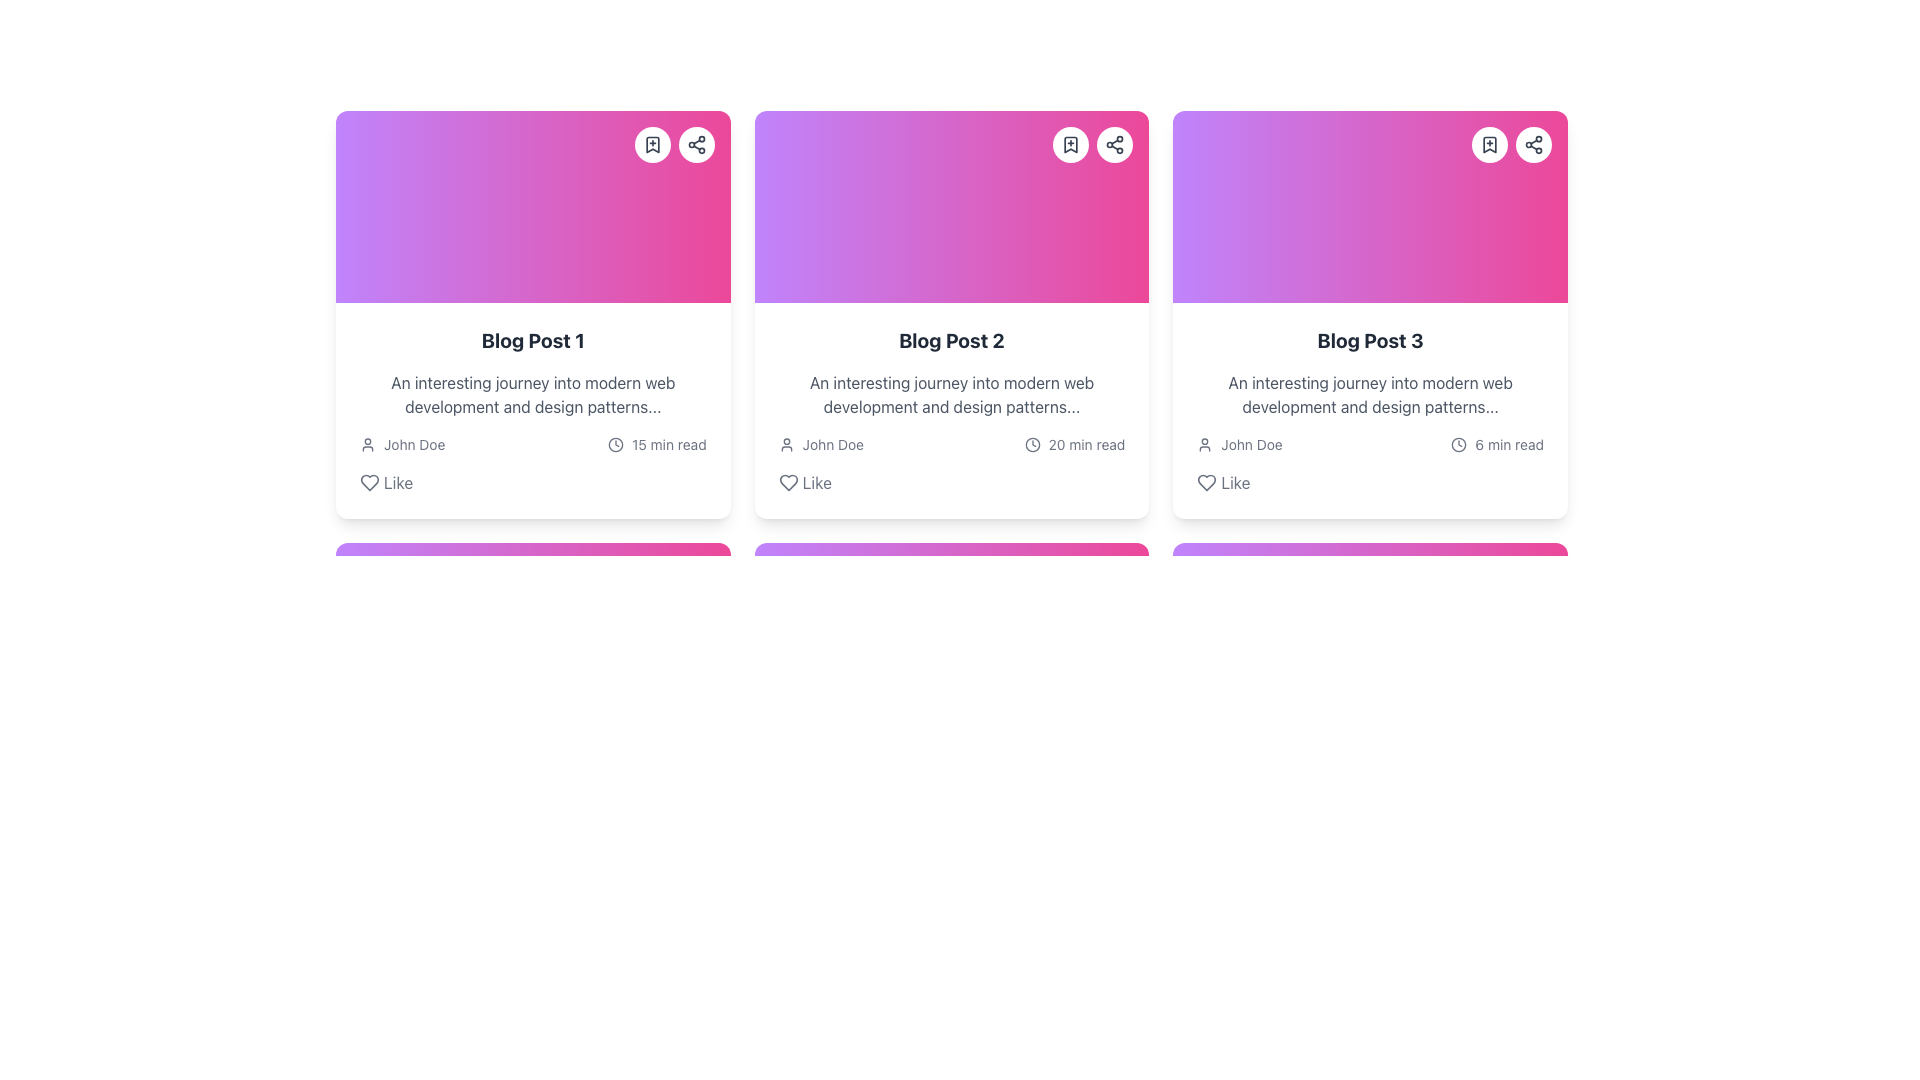 The height and width of the screenshot is (1080, 1920). I want to click on the circular shape representing the outer border of the clock icon at the top-right corner of the 'Blog Post 3' card, so click(1459, 443).